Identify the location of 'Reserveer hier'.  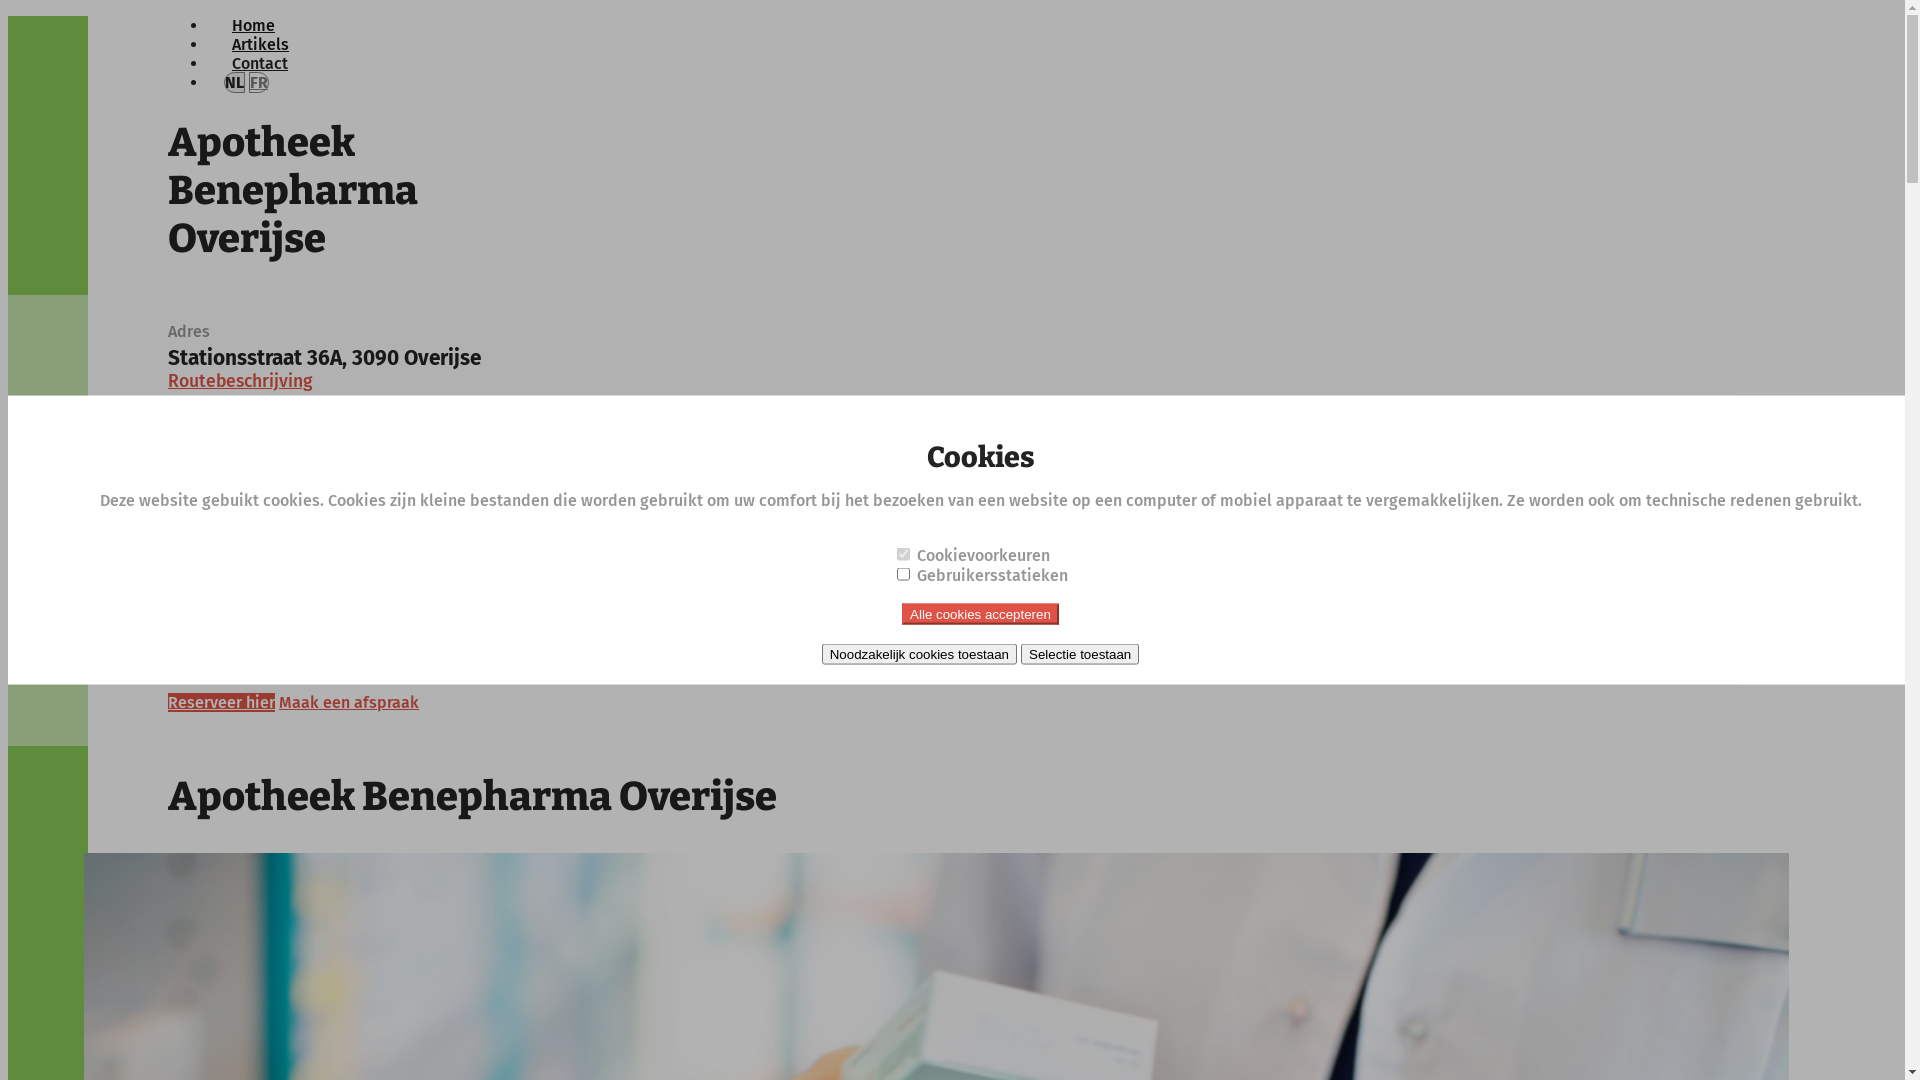
(221, 701).